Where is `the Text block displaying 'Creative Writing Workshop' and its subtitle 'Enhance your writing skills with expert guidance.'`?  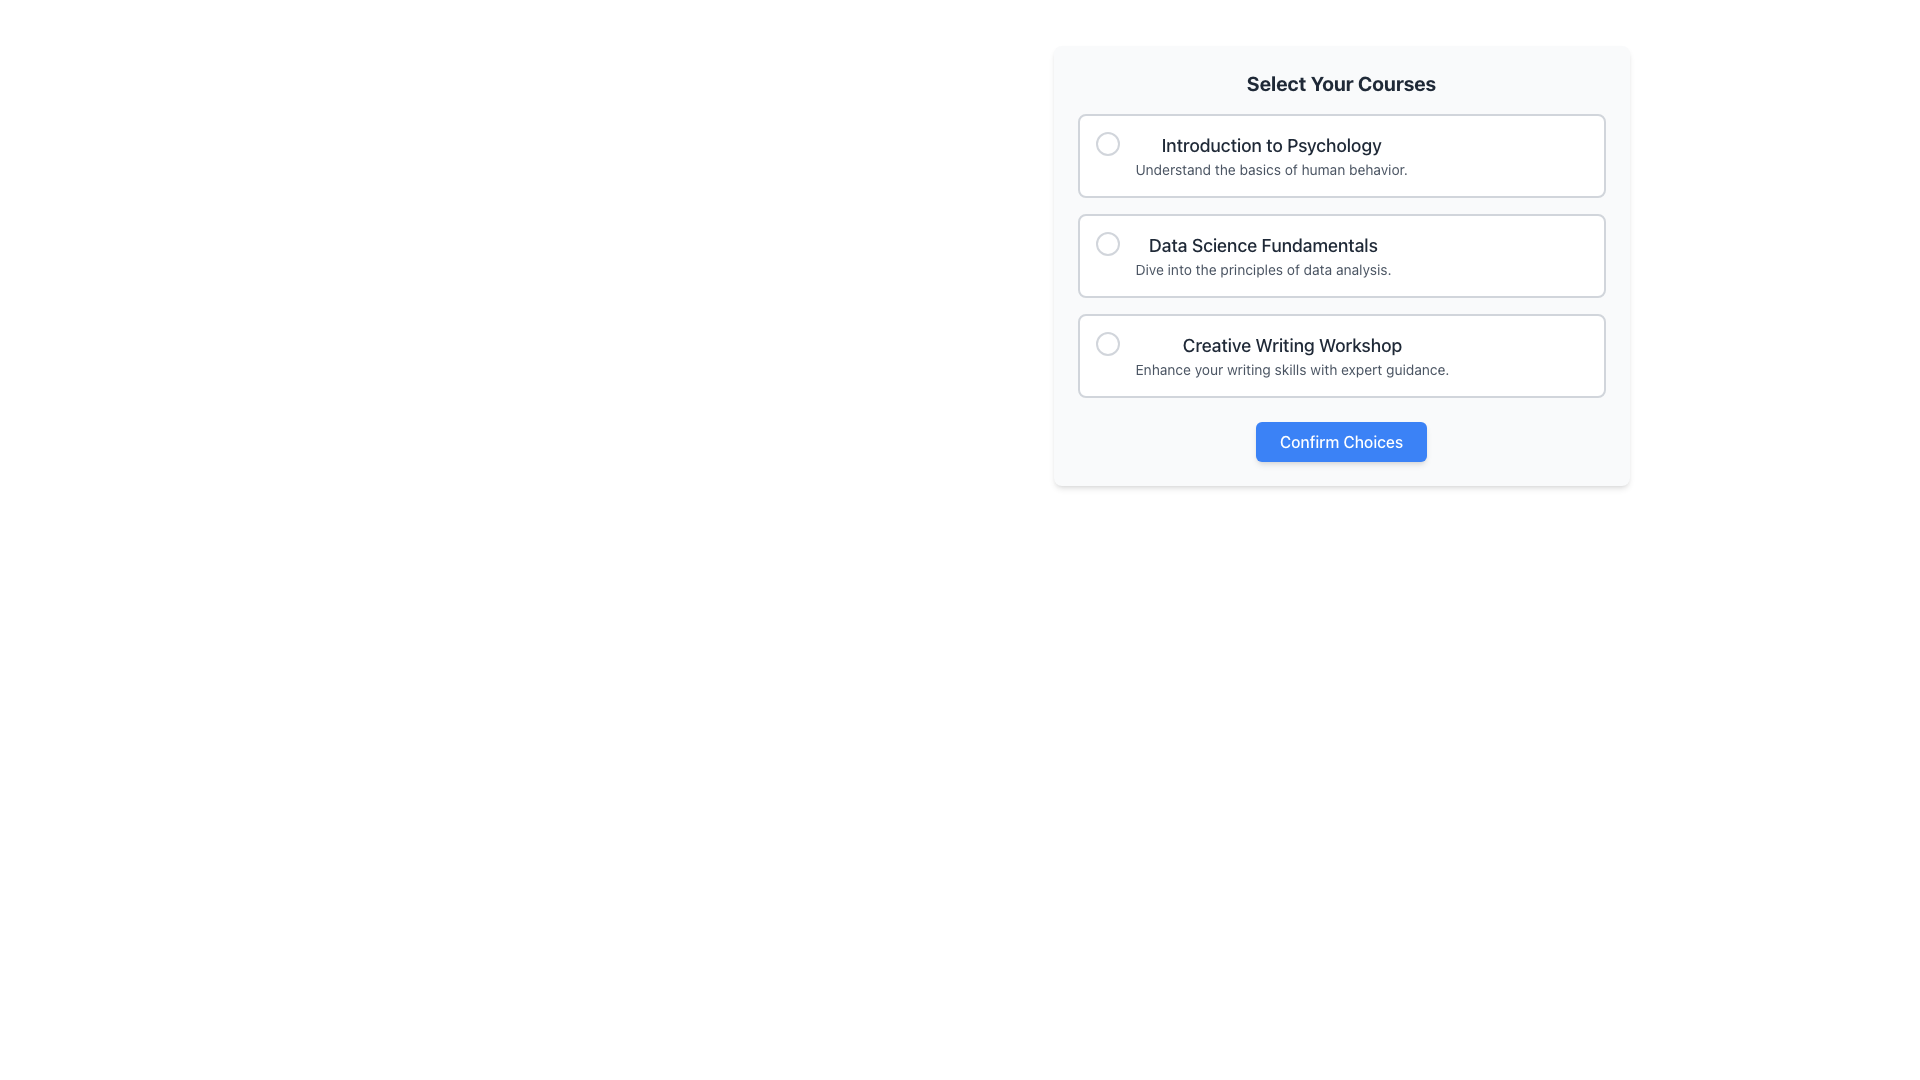 the Text block displaying 'Creative Writing Workshop' and its subtitle 'Enhance your writing skills with expert guidance.' is located at coordinates (1292, 354).